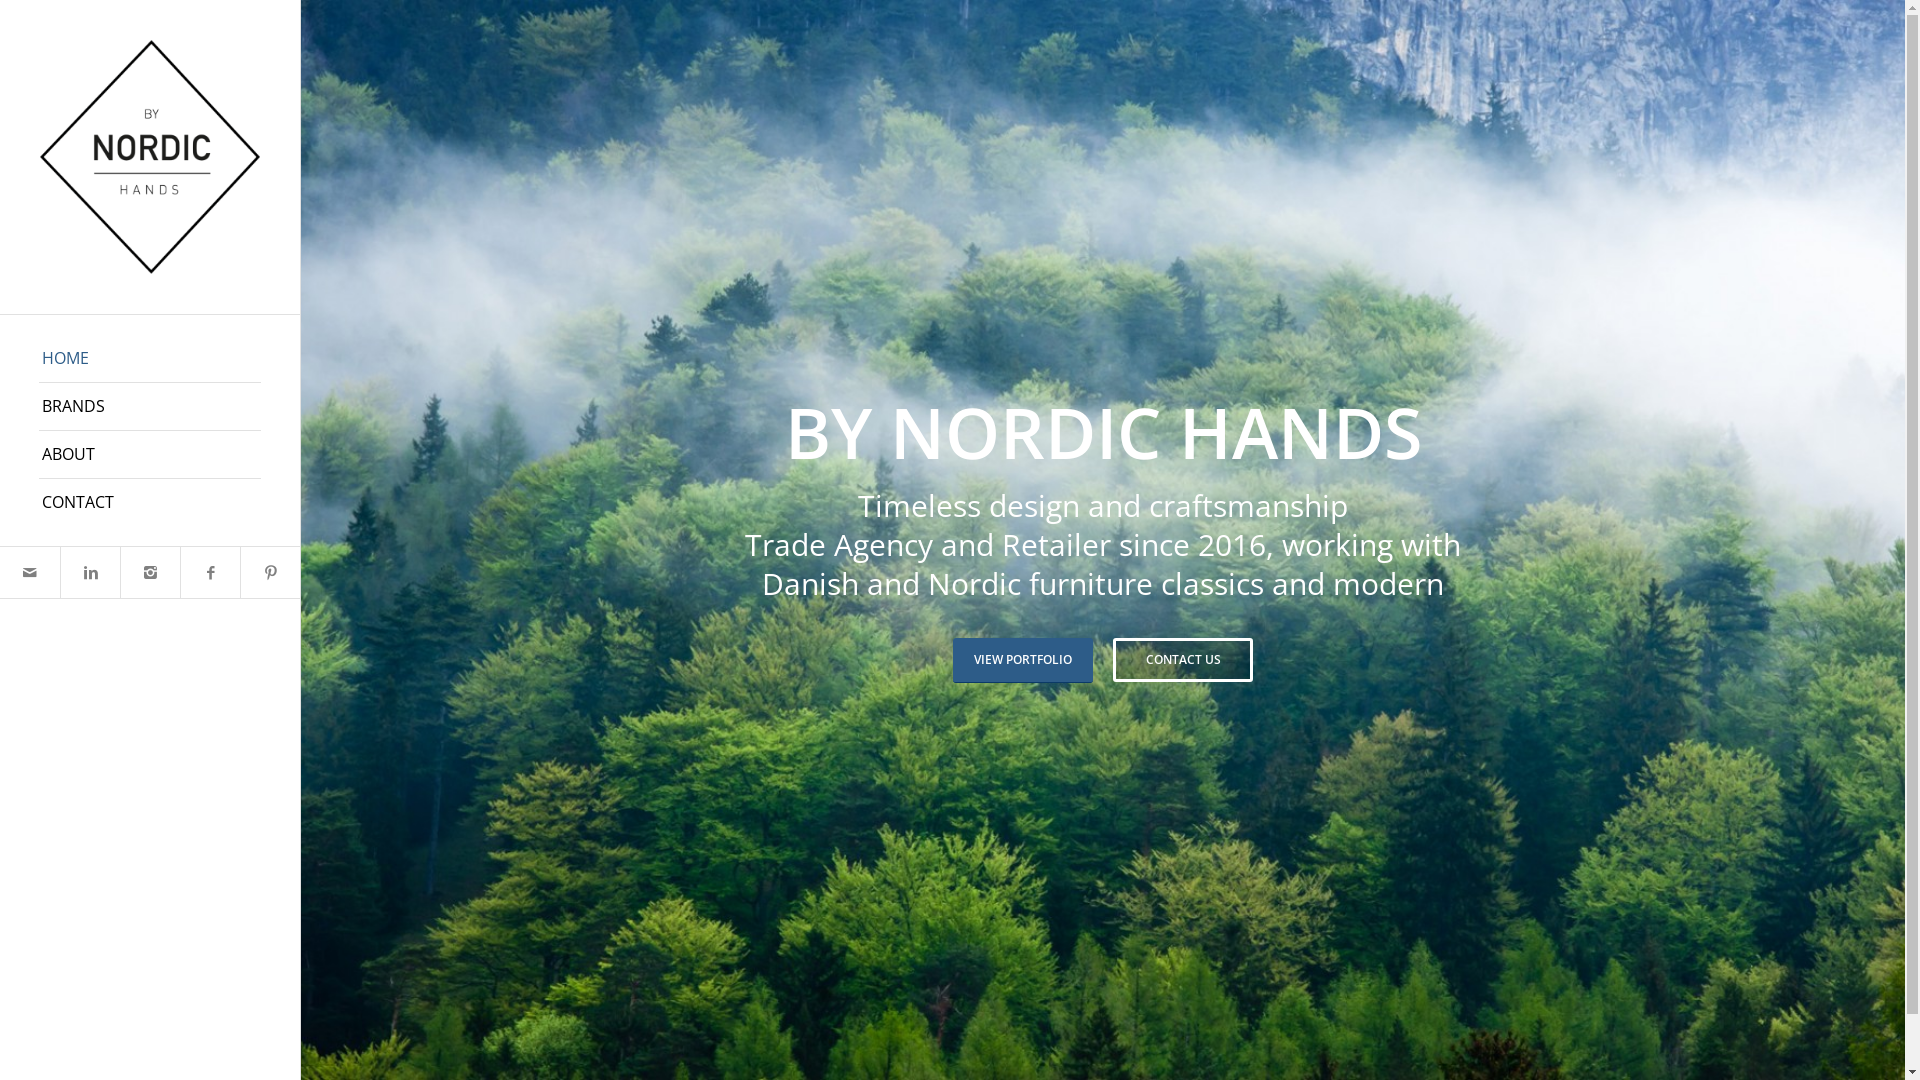 The height and width of the screenshot is (1080, 1920). I want to click on 'HOME', so click(38, 357).